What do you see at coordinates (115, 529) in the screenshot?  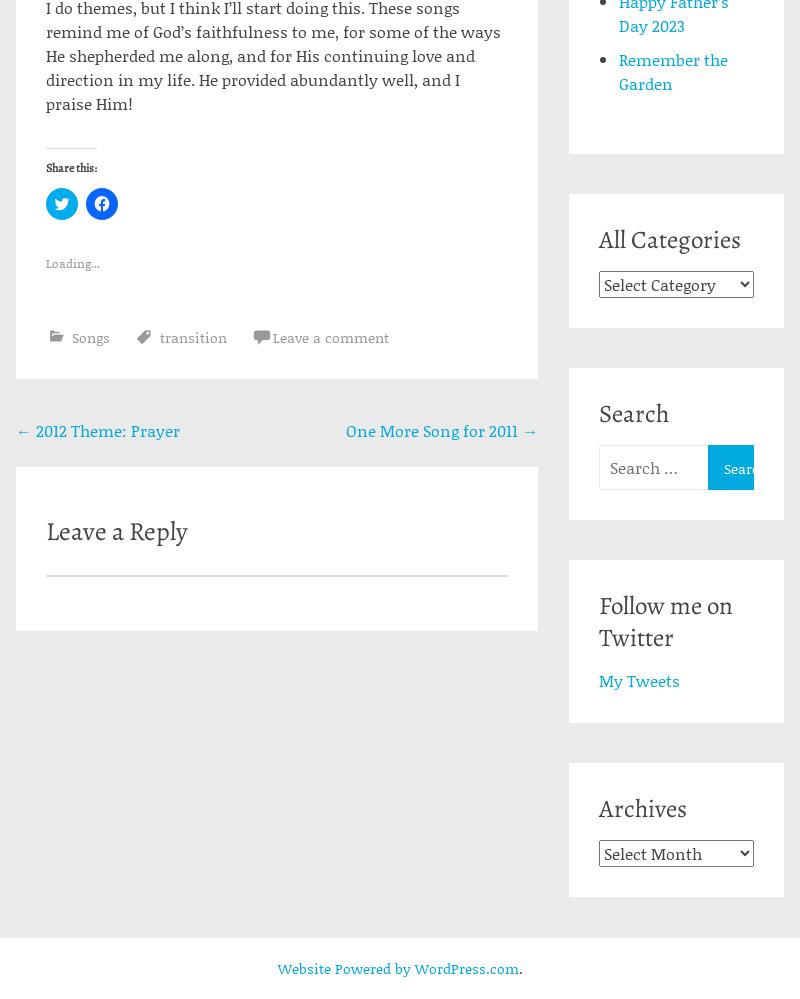 I see `'Leave a Reply'` at bounding box center [115, 529].